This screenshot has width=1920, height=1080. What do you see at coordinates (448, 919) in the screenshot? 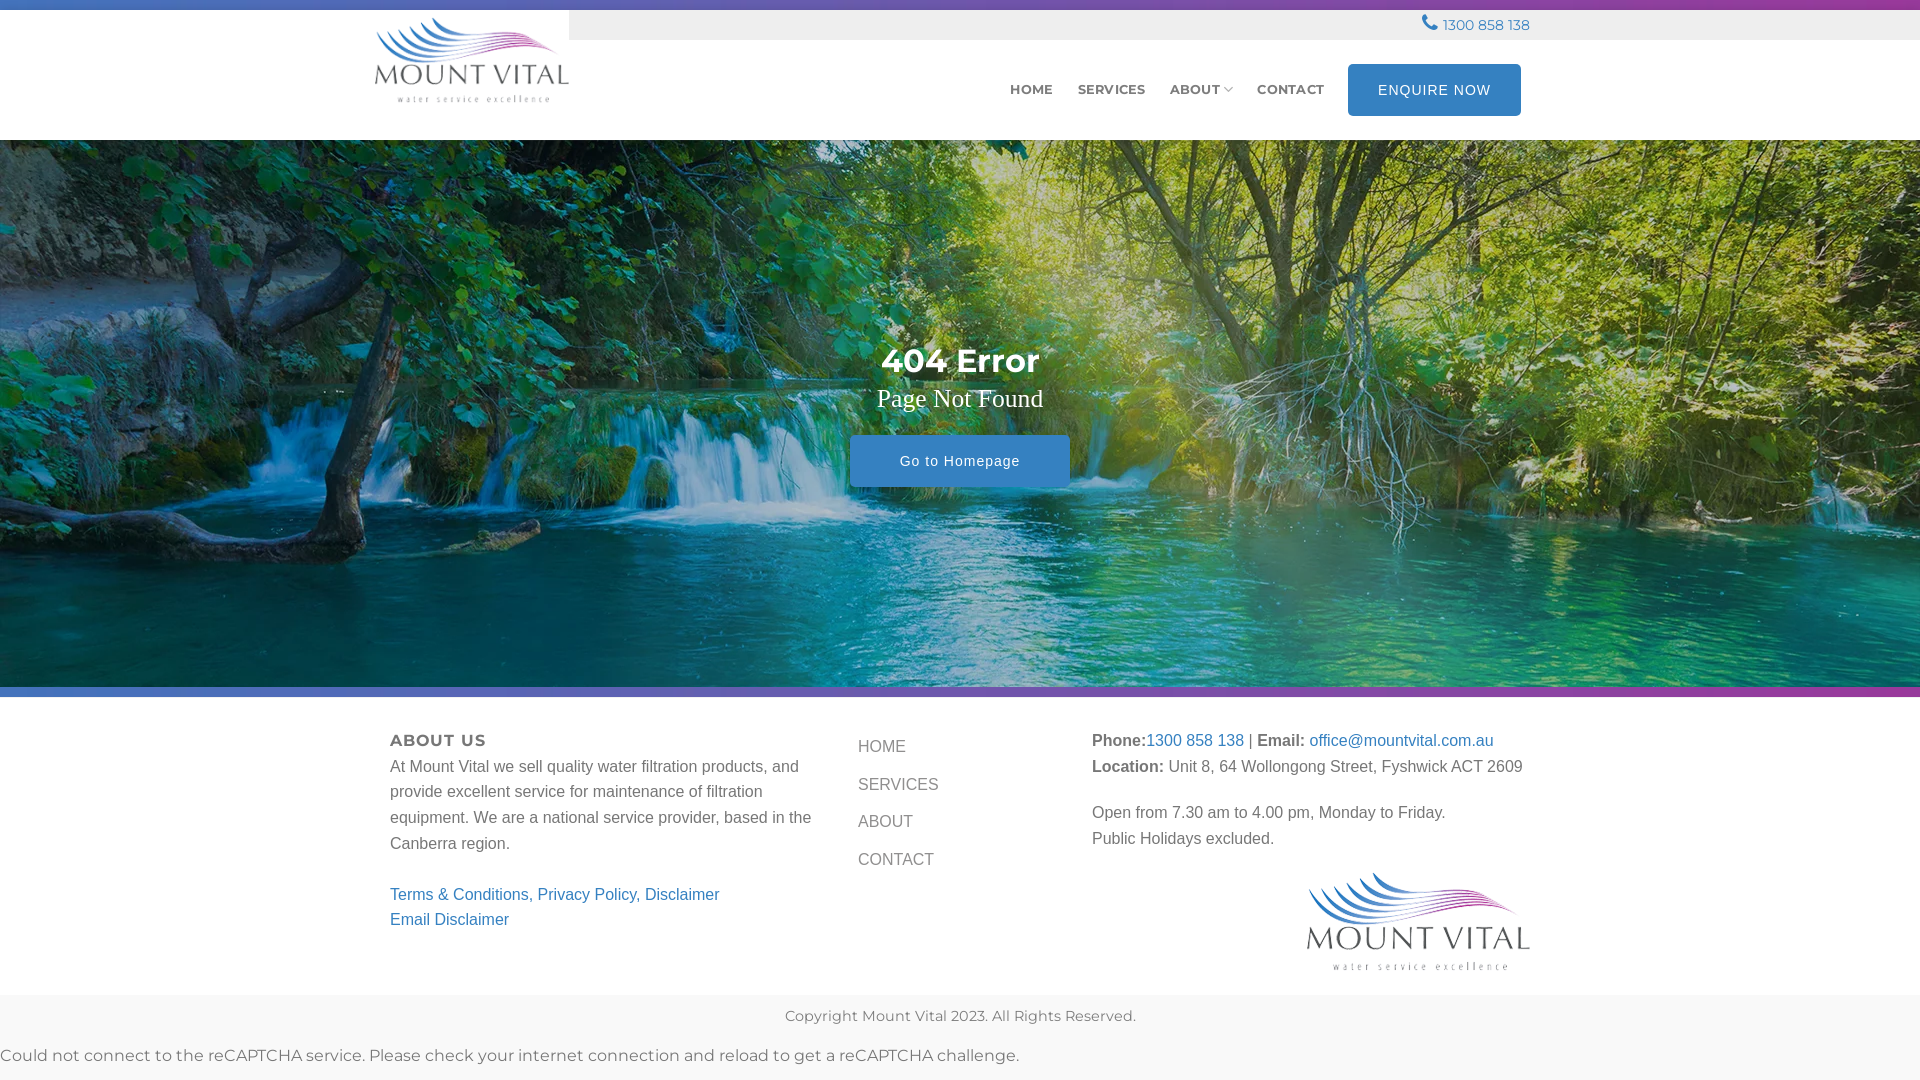
I see `'Email Disclaimer'` at bounding box center [448, 919].